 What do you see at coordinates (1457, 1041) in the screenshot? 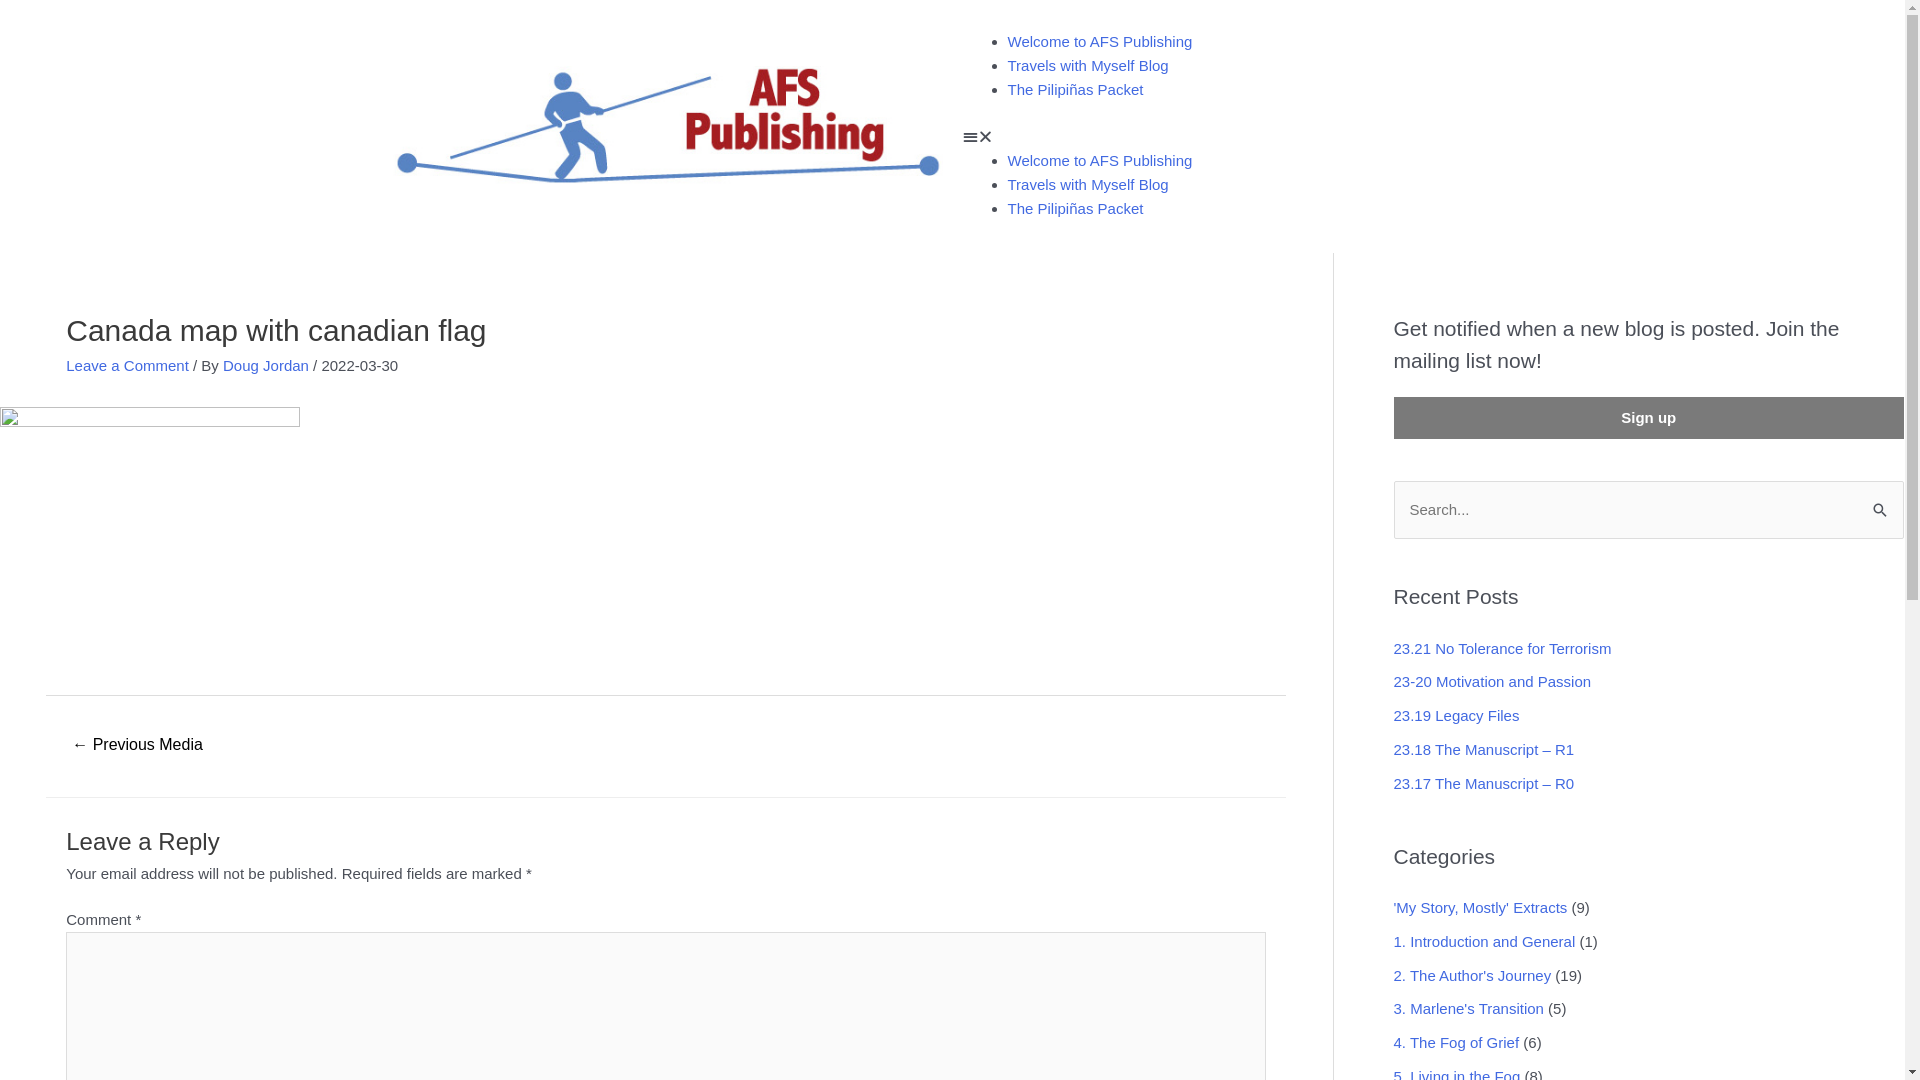
I see `'4. The Fog of Grief'` at bounding box center [1457, 1041].